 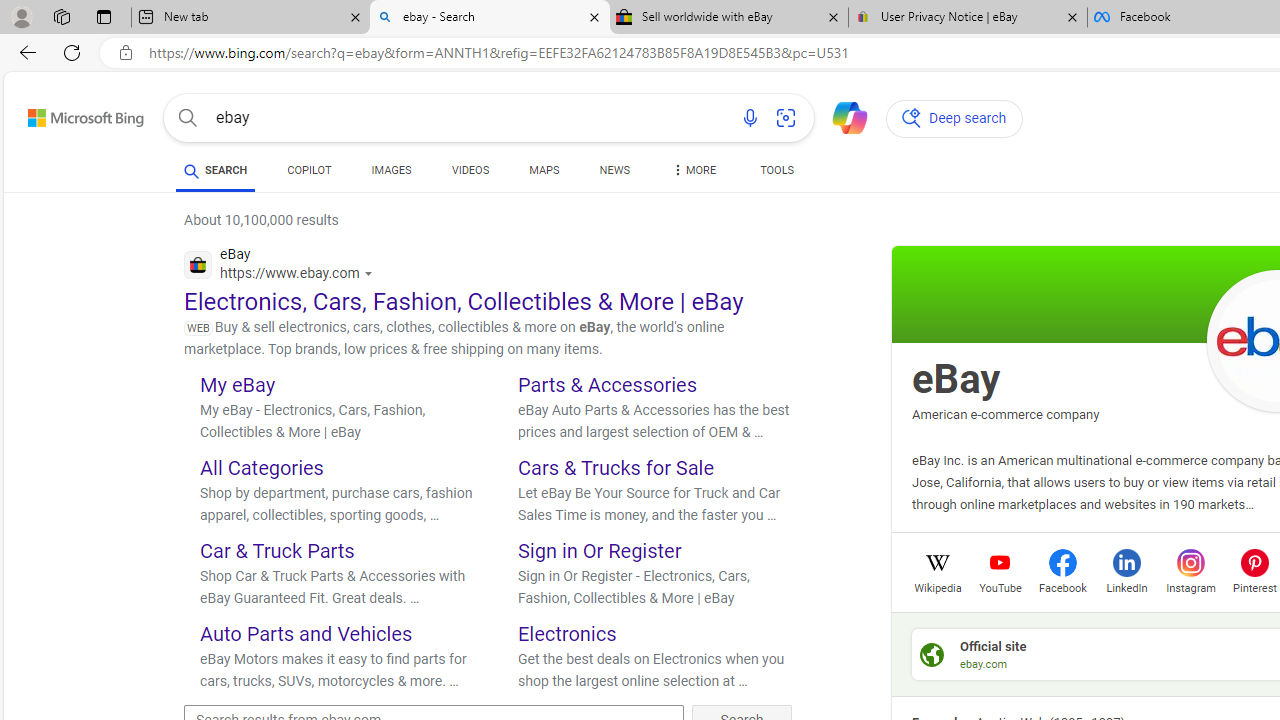 I want to click on 'Dropdown Menu', so click(x=692, y=170).